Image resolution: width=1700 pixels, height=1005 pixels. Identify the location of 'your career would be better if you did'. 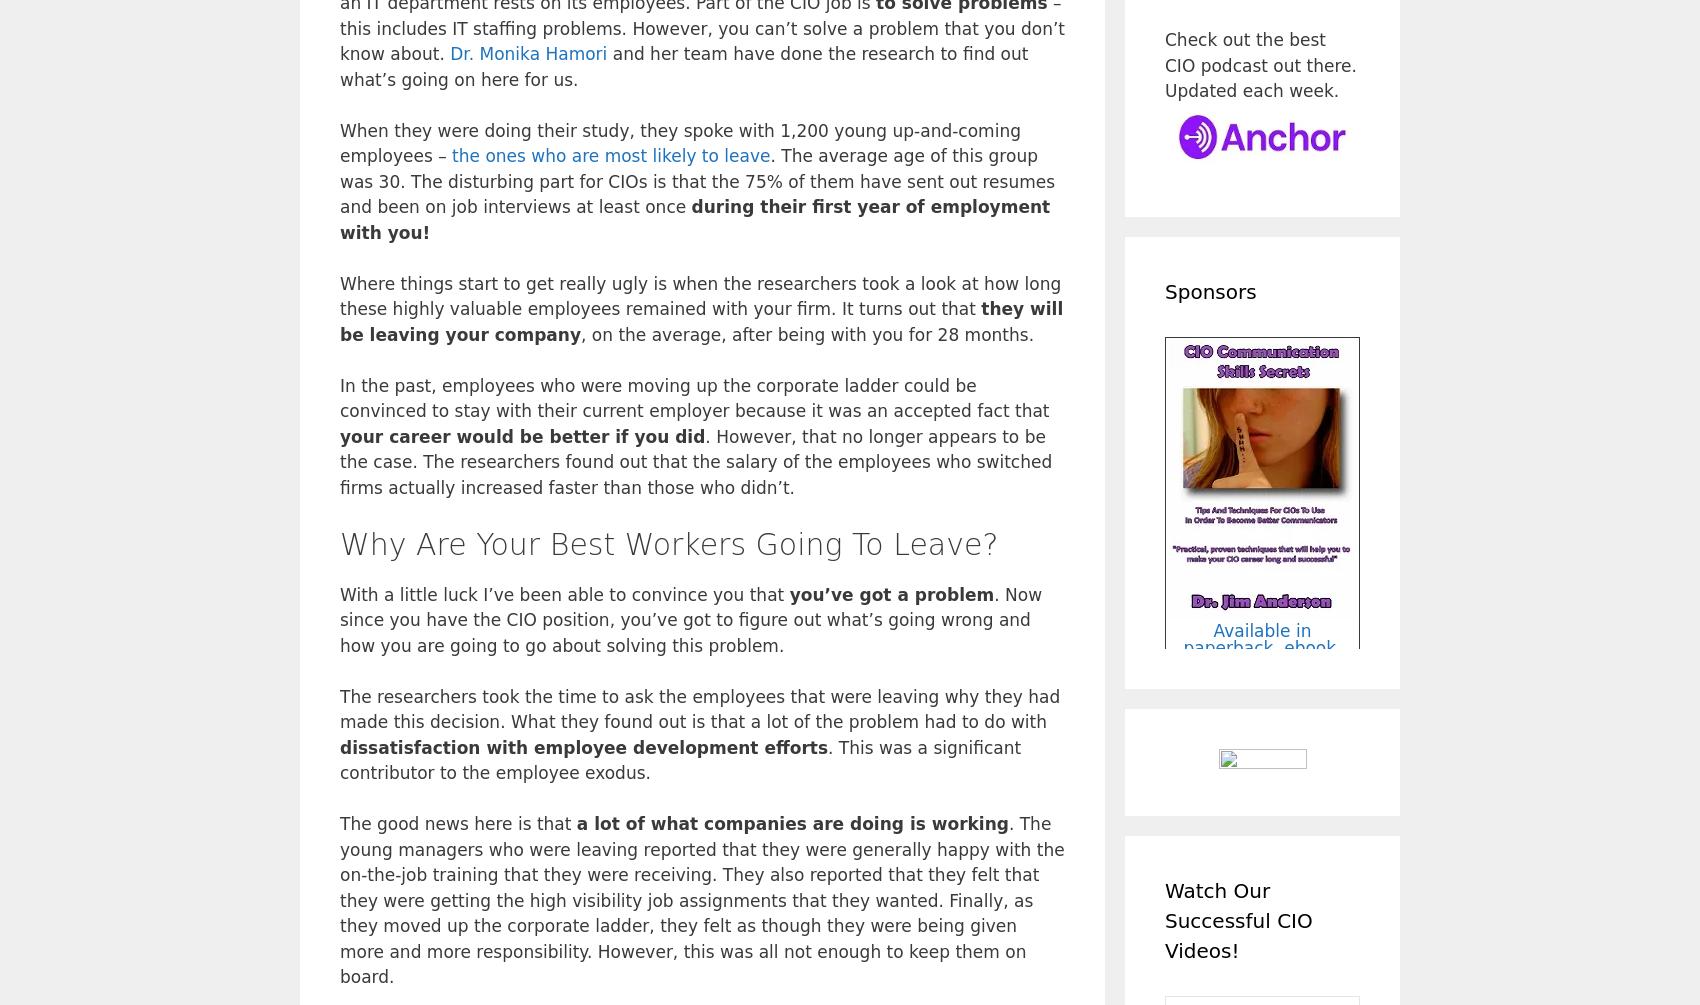
(522, 435).